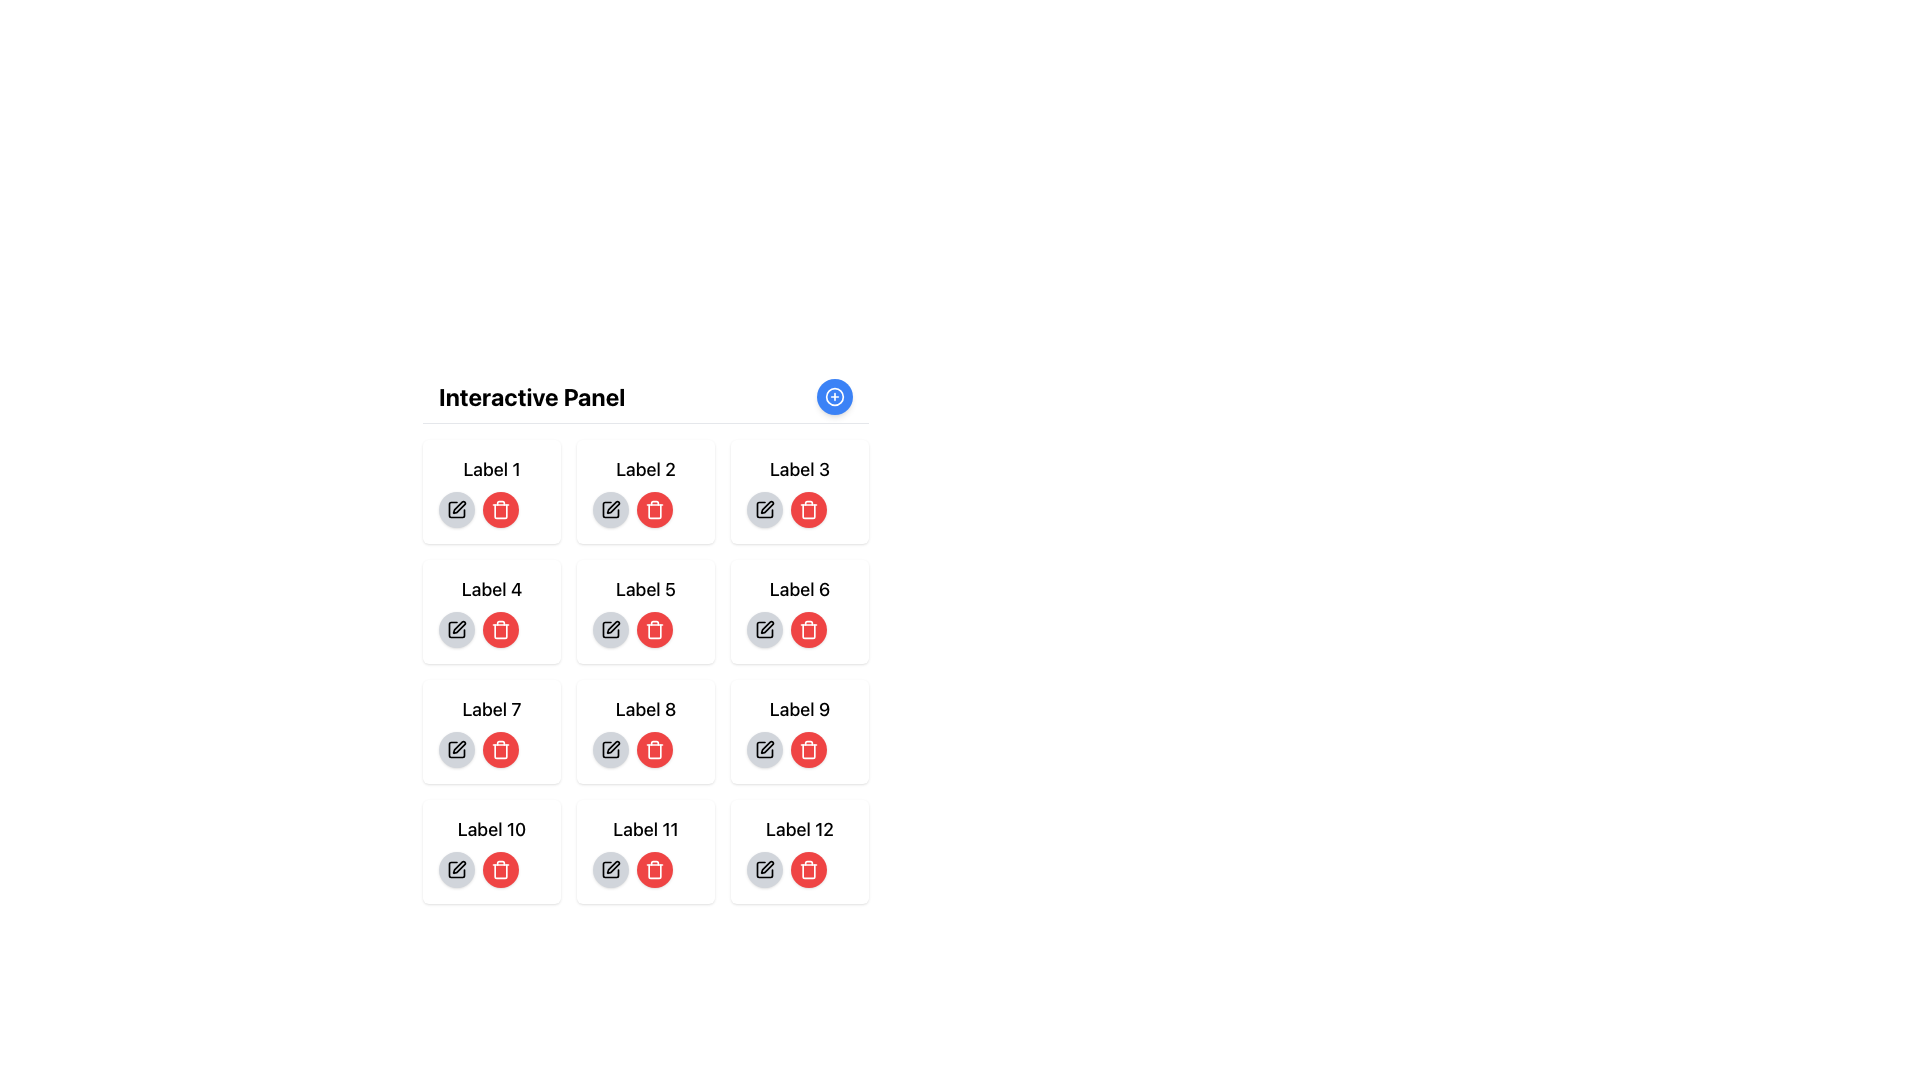 The image size is (1920, 1080). What do you see at coordinates (455, 869) in the screenshot?
I see `the edit icon located in the bottom-left corner of the 'Interactive Panel' under the 'Label 10' header` at bounding box center [455, 869].